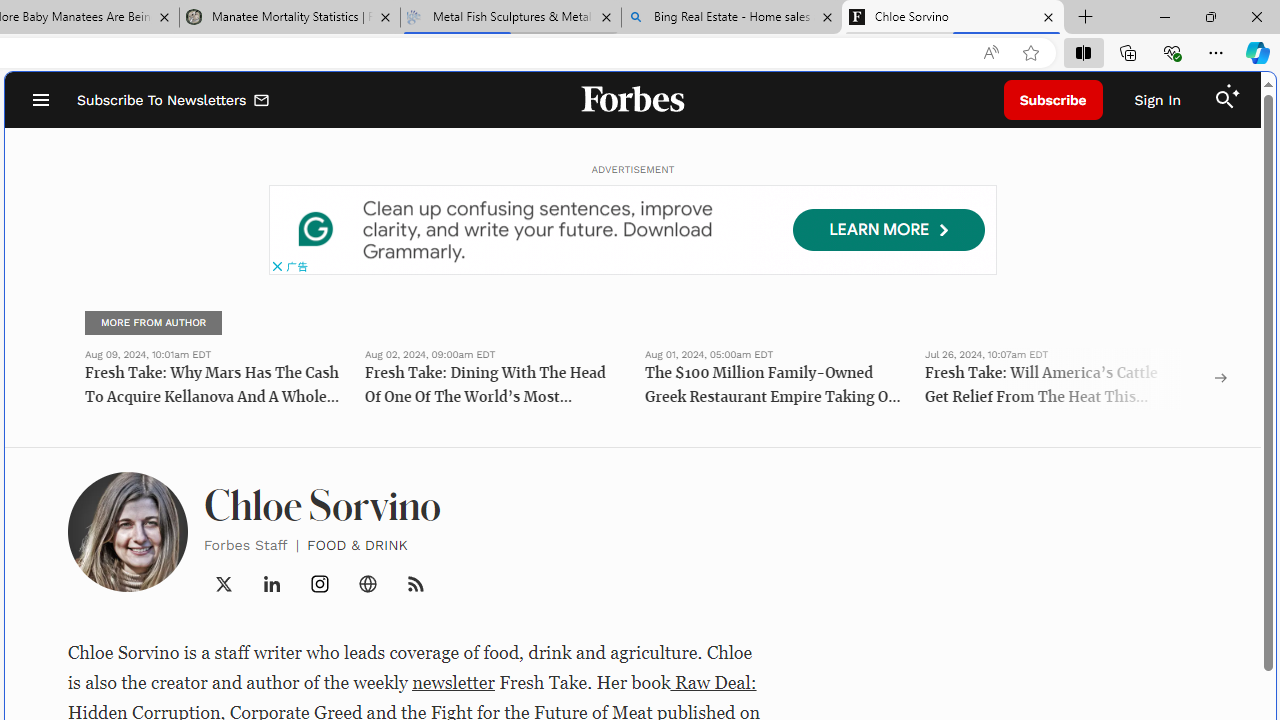 This screenshot has height=720, width=1280. What do you see at coordinates (1157, 100) in the screenshot?
I see `'Sign In'` at bounding box center [1157, 100].